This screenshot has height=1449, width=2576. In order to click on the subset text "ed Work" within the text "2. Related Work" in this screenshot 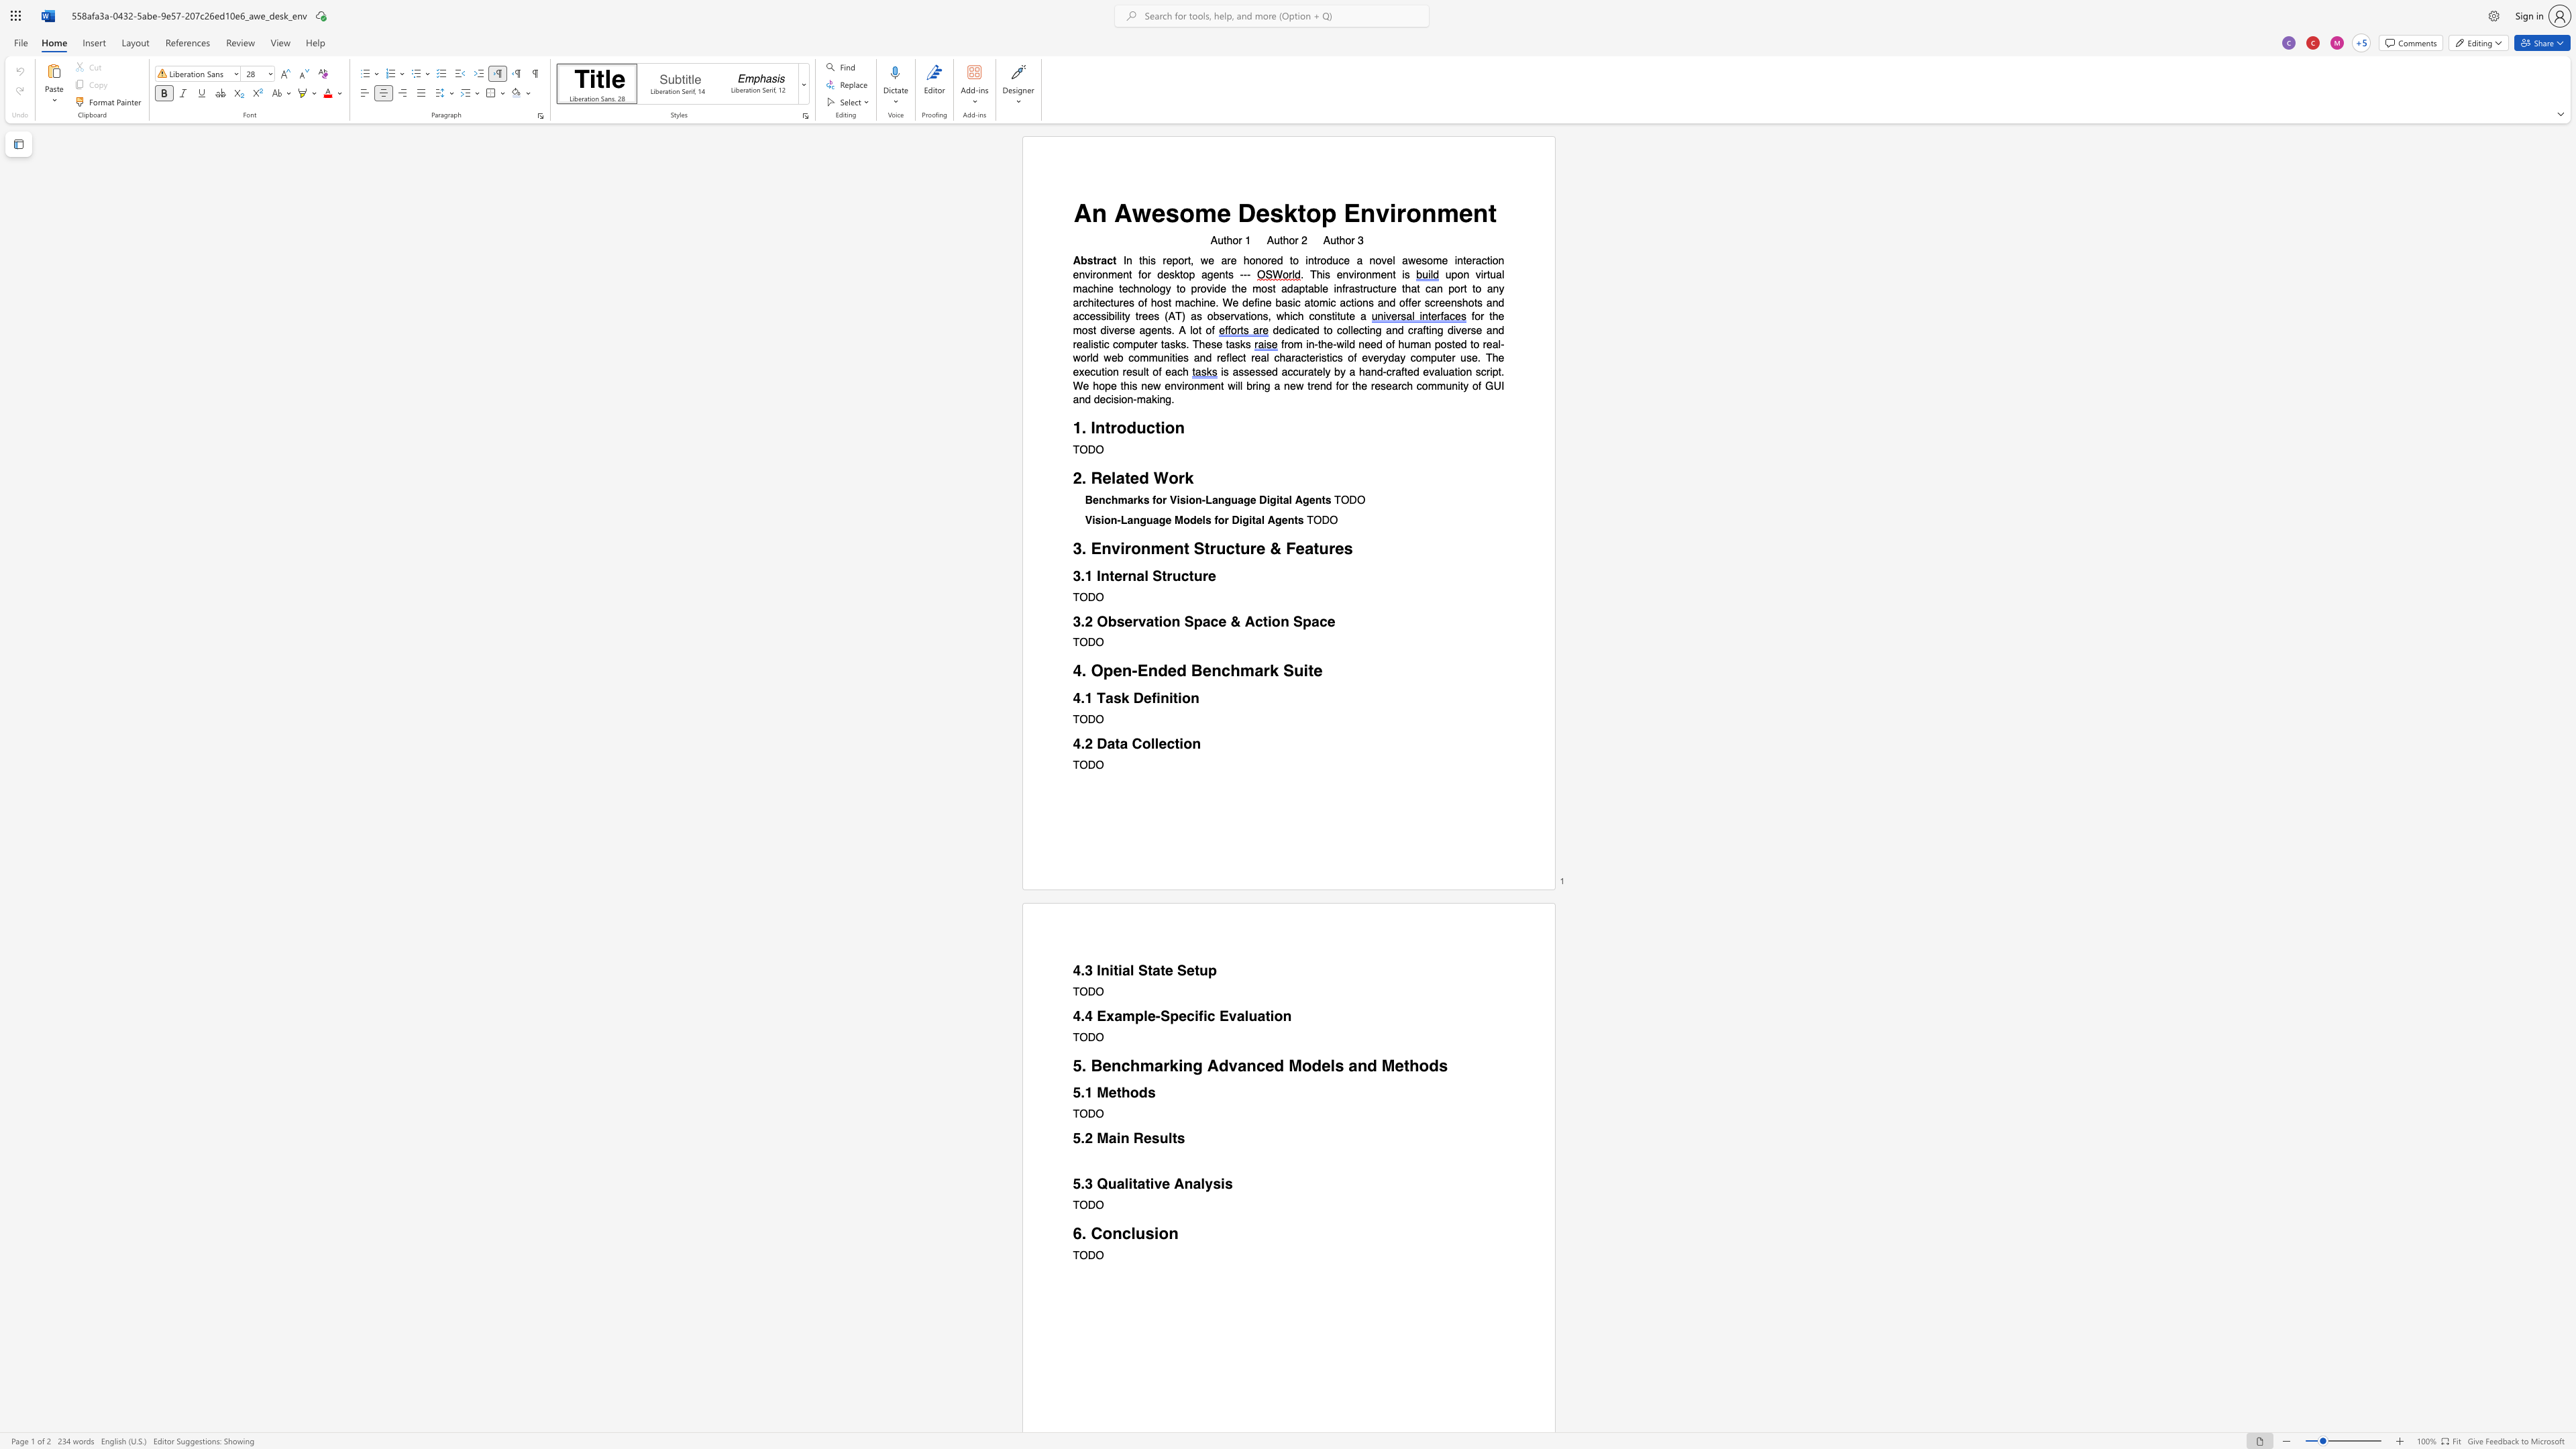, I will do `click(1129, 478)`.